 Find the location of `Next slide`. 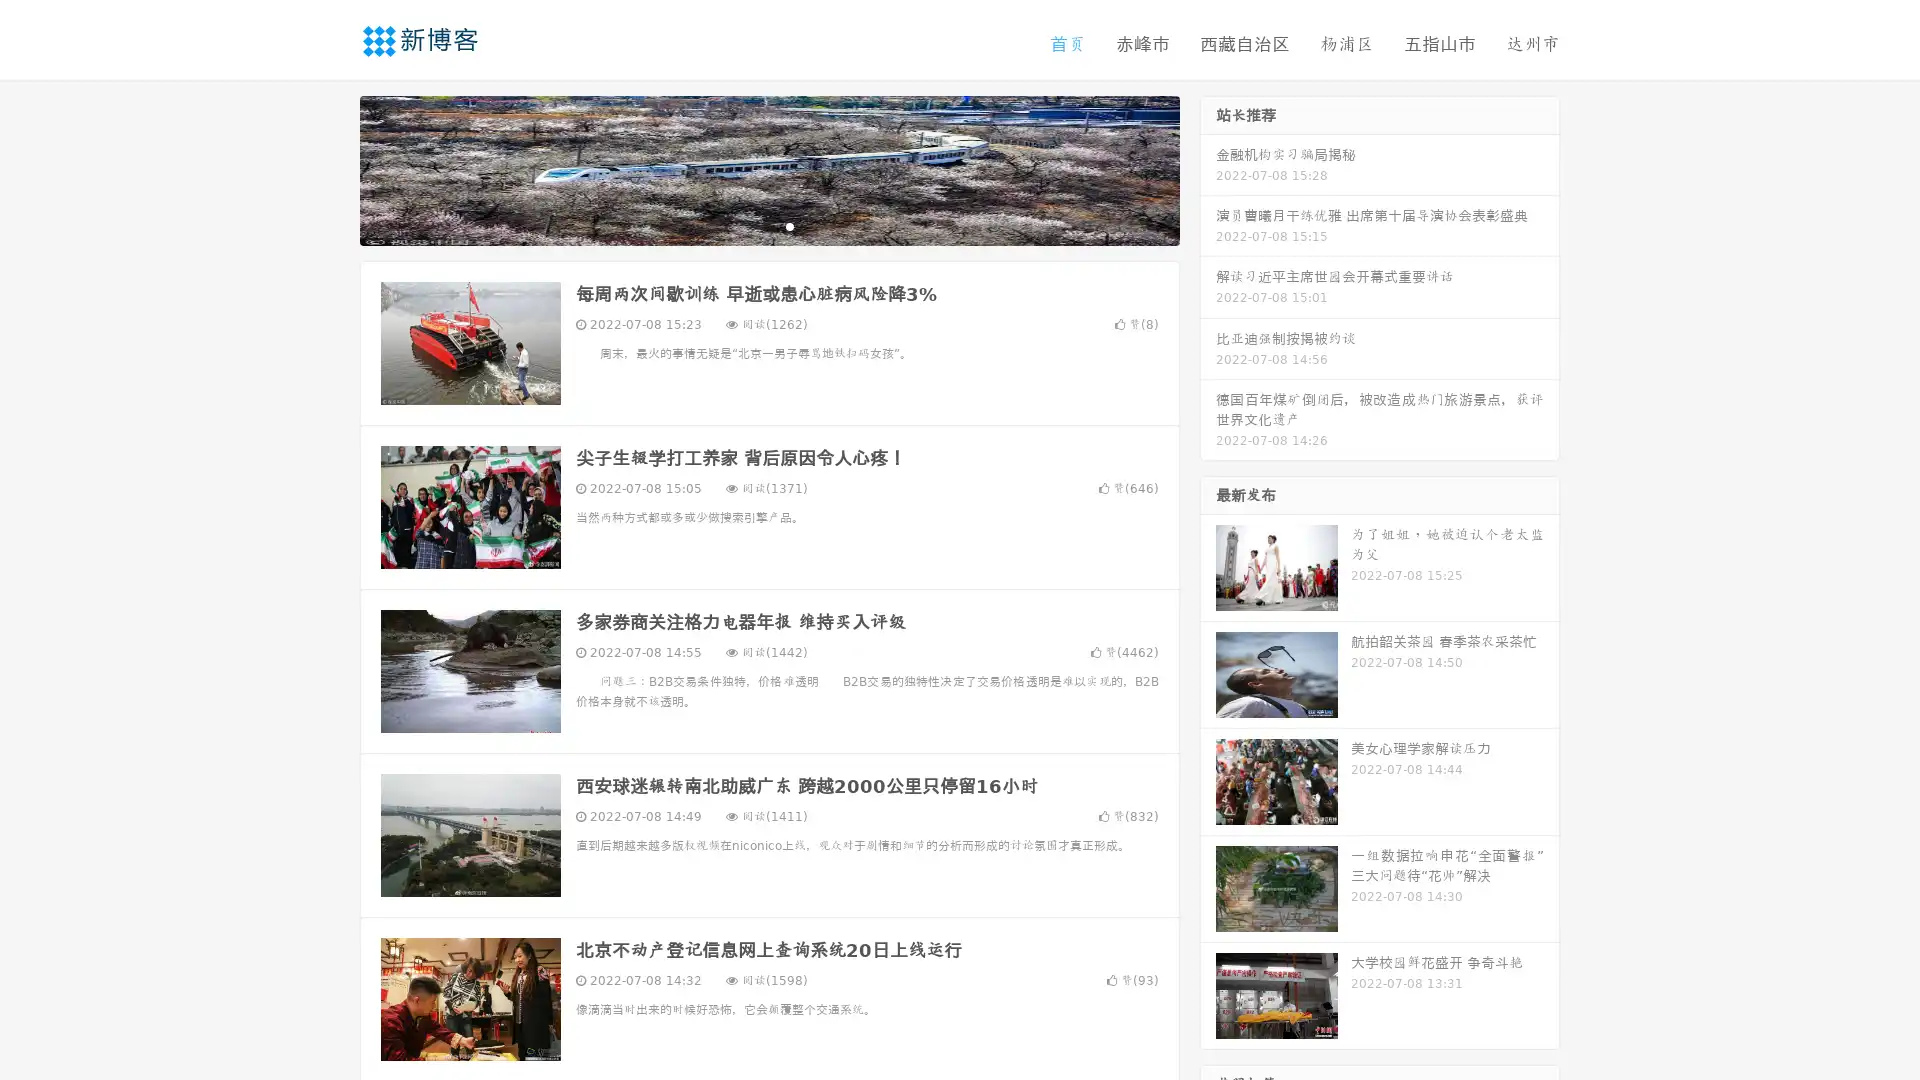

Next slide is located at coordinates (1208, 168).